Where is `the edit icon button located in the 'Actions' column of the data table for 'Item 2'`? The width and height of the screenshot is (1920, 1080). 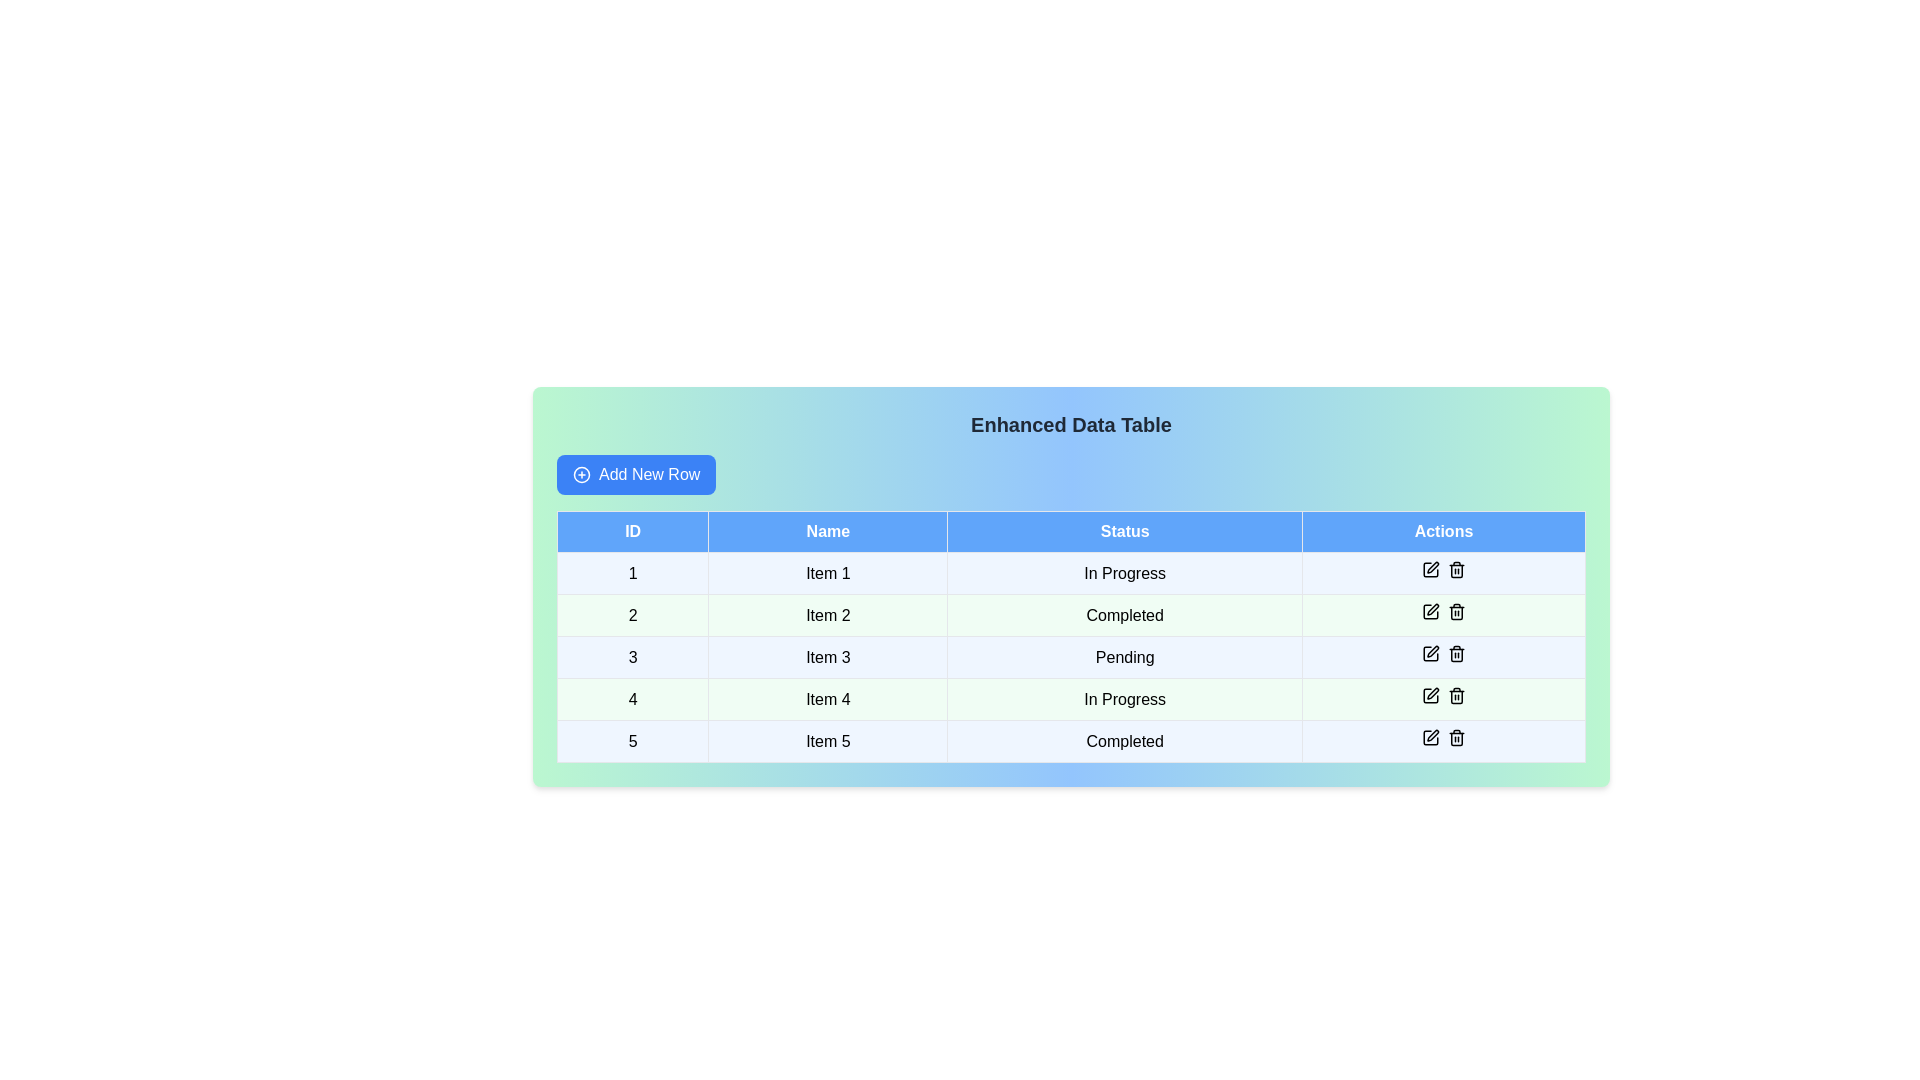 the edit icon button located in the 'Actions' column of the data table for 'Item 2' is located at coordinates (1432, 567).